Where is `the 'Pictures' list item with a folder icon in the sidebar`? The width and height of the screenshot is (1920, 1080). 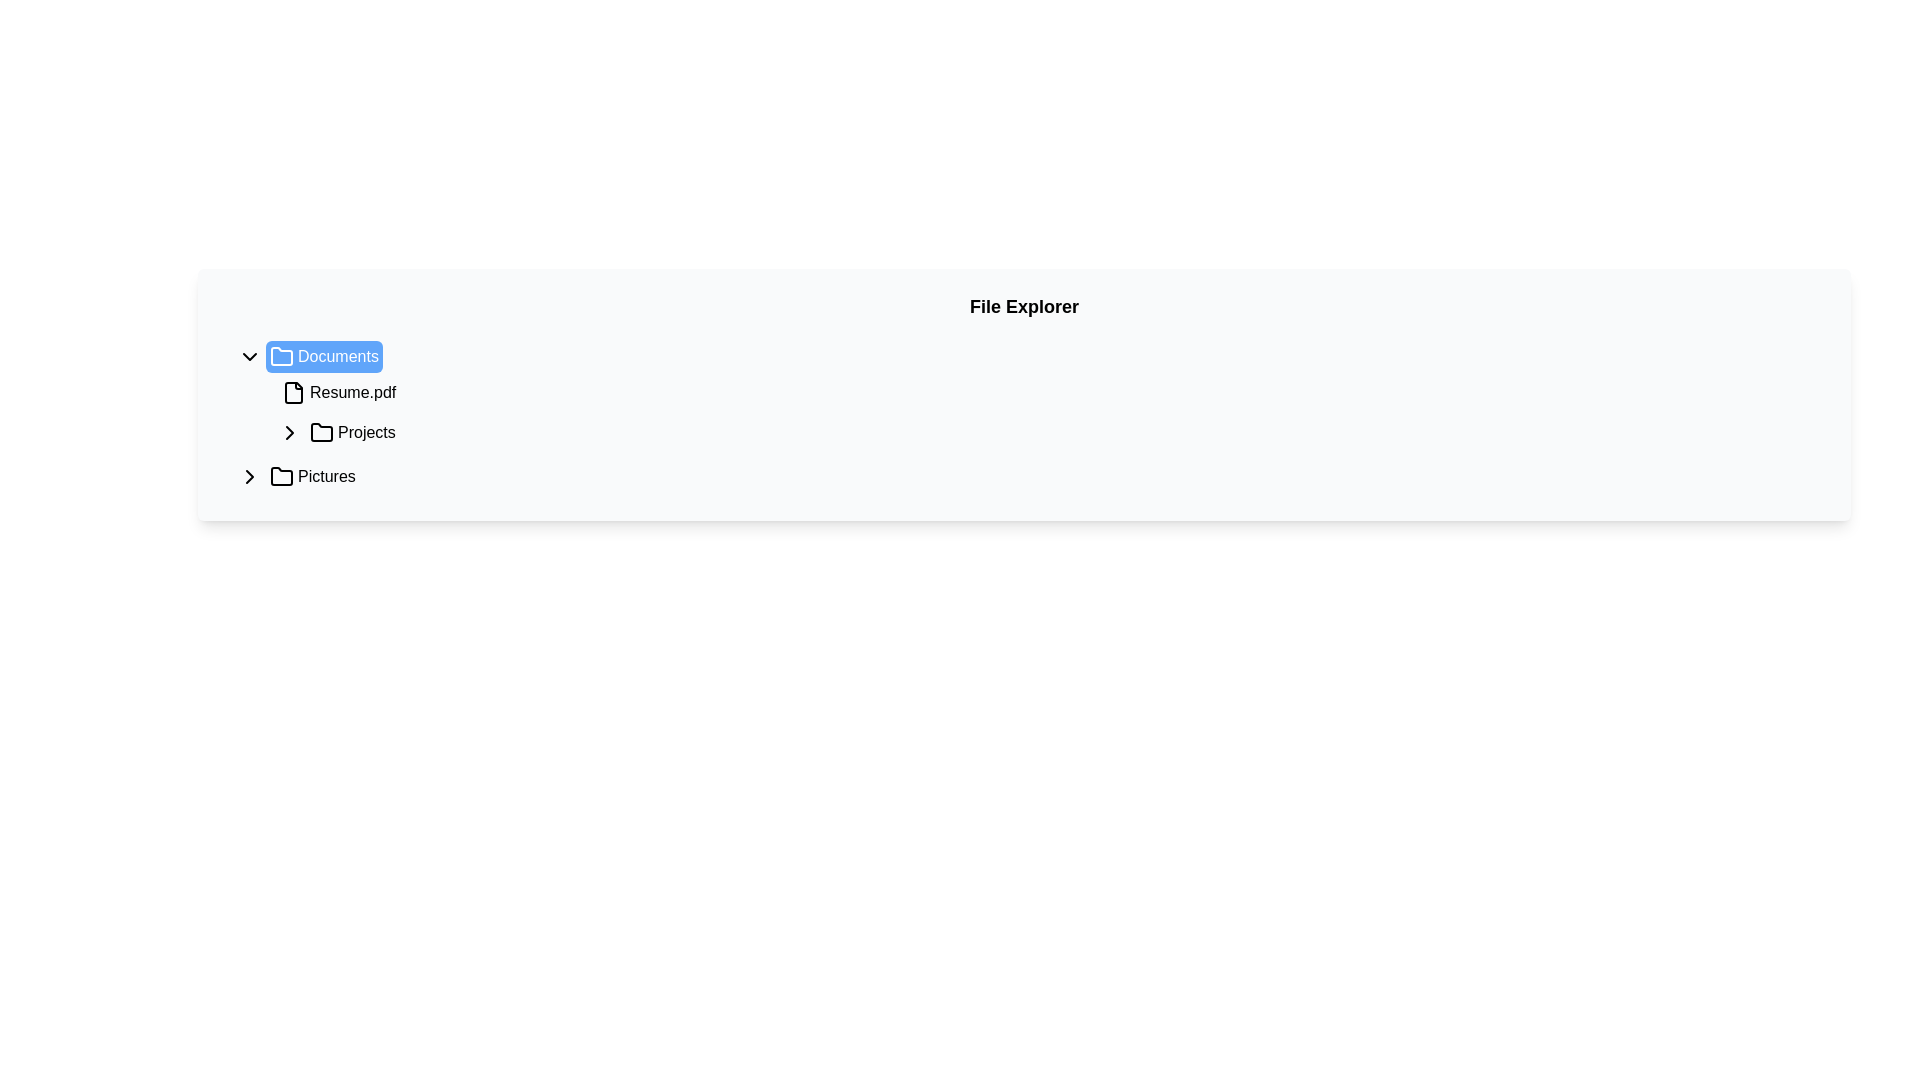
the 'Pictures' list item with a folder icon in the sidebar is located at coordinates (311, 477).